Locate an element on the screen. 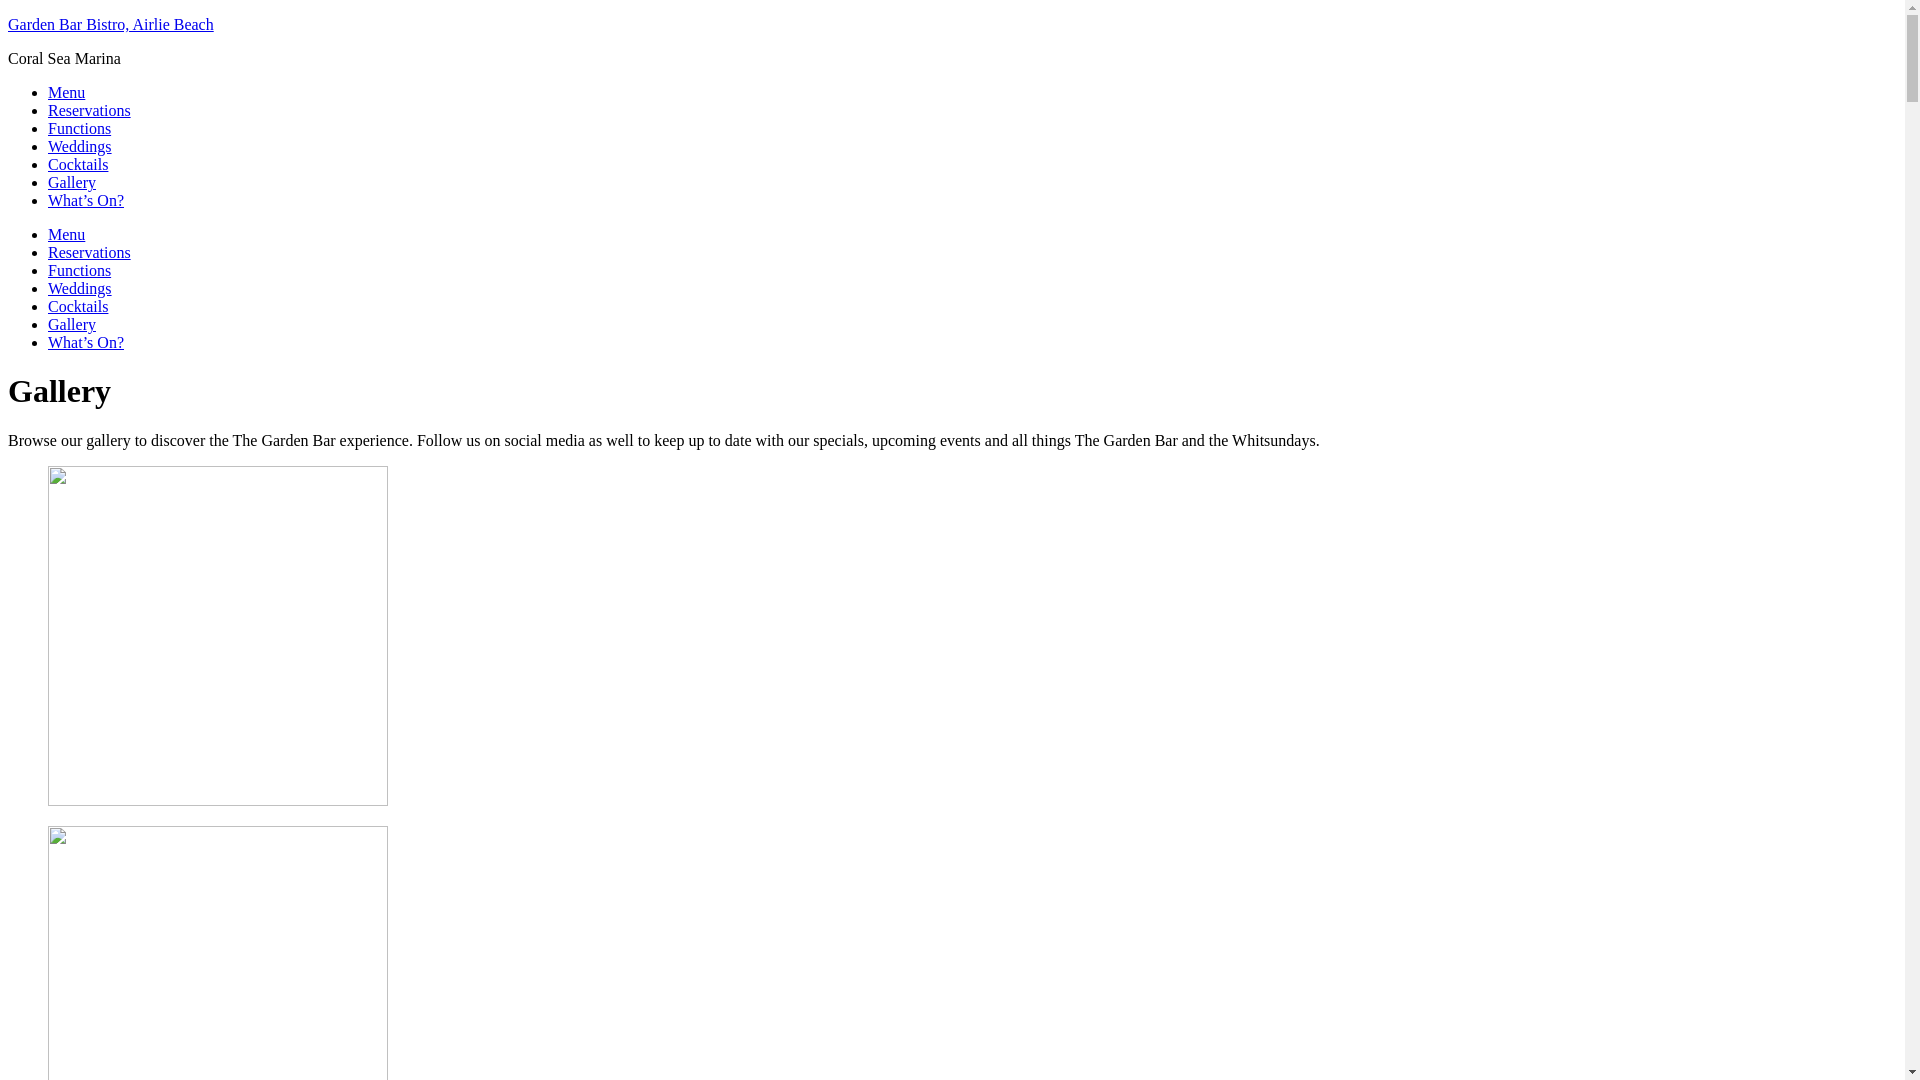 This screenshot has width=1920, height=1080. 'Functions' is located at coordinates (79, 128).